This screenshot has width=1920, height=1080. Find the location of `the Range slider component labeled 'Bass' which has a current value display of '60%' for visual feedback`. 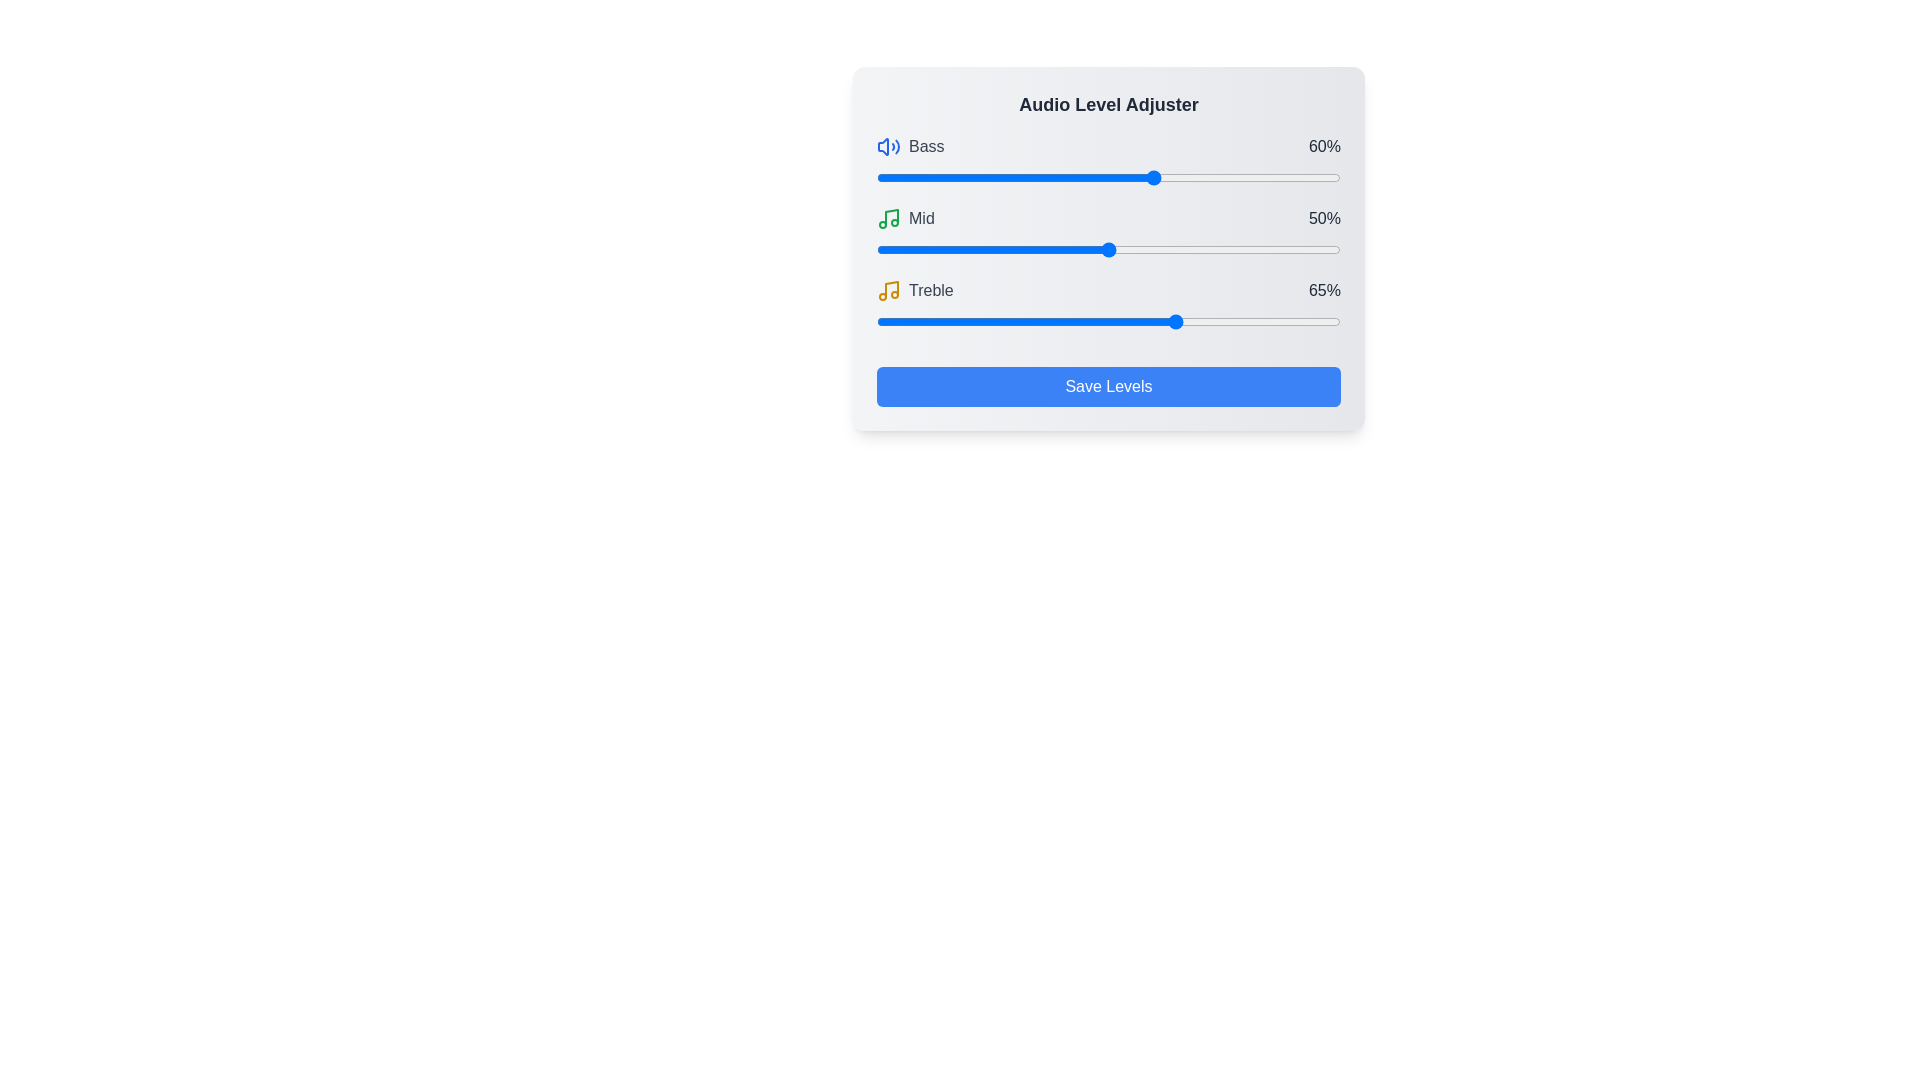

the Range slider component labeled 'Bass' which has a current value display of '60%' for visual feedback is located at coordinates (1107, 161).